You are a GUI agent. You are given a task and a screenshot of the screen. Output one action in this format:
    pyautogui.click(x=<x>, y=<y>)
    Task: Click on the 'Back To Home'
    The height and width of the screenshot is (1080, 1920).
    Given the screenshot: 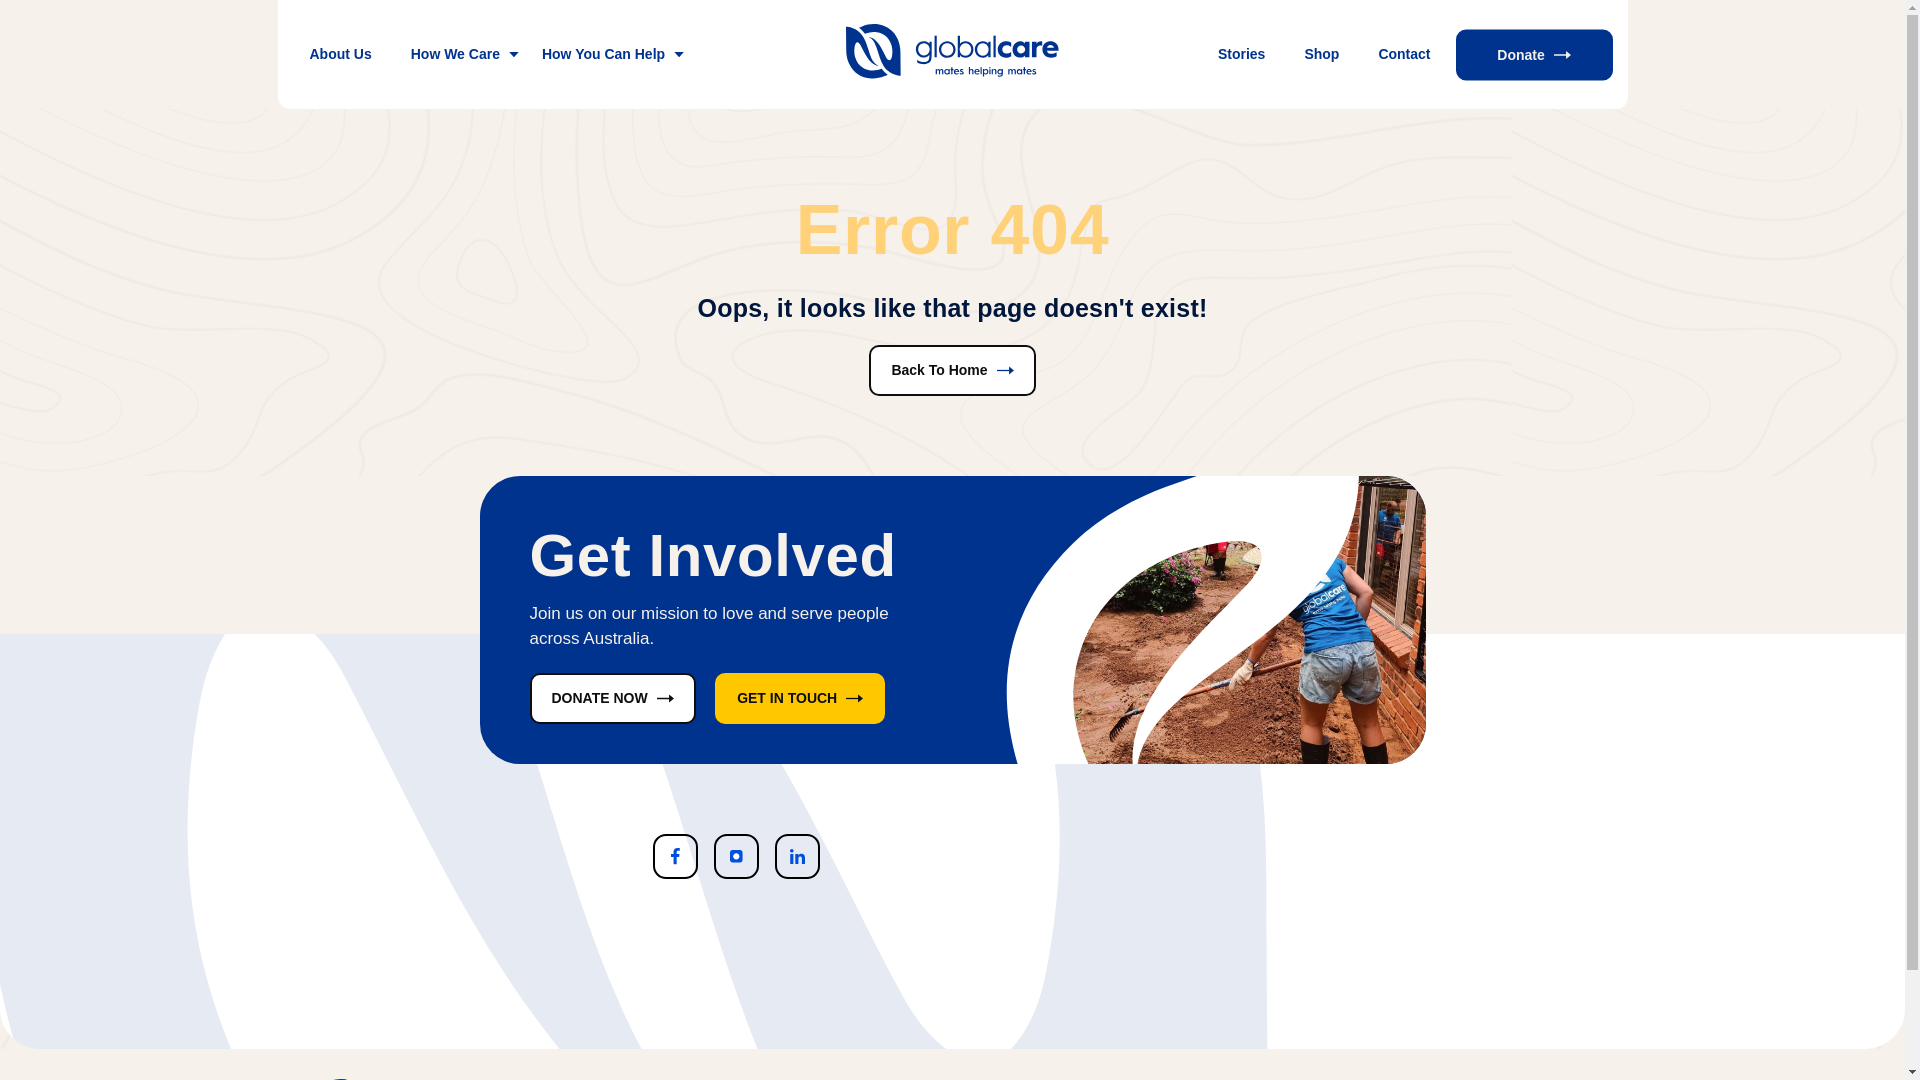 What is the action you would take?
    pyautogui.click(x=950, y=370)
    